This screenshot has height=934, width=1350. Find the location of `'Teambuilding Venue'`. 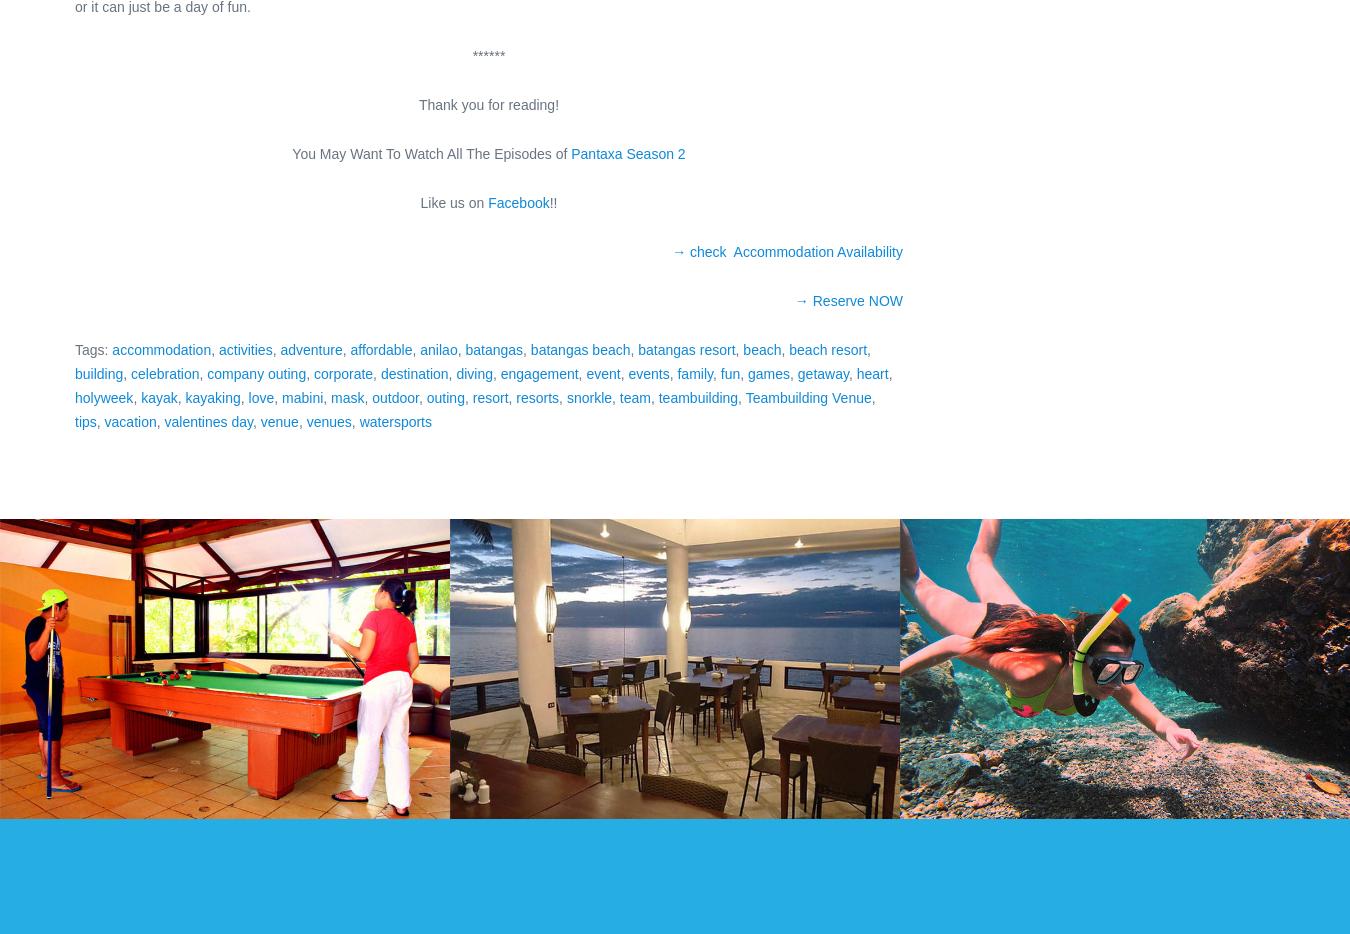

'Teambuilding Venue' is located at coordinates (807, 396).